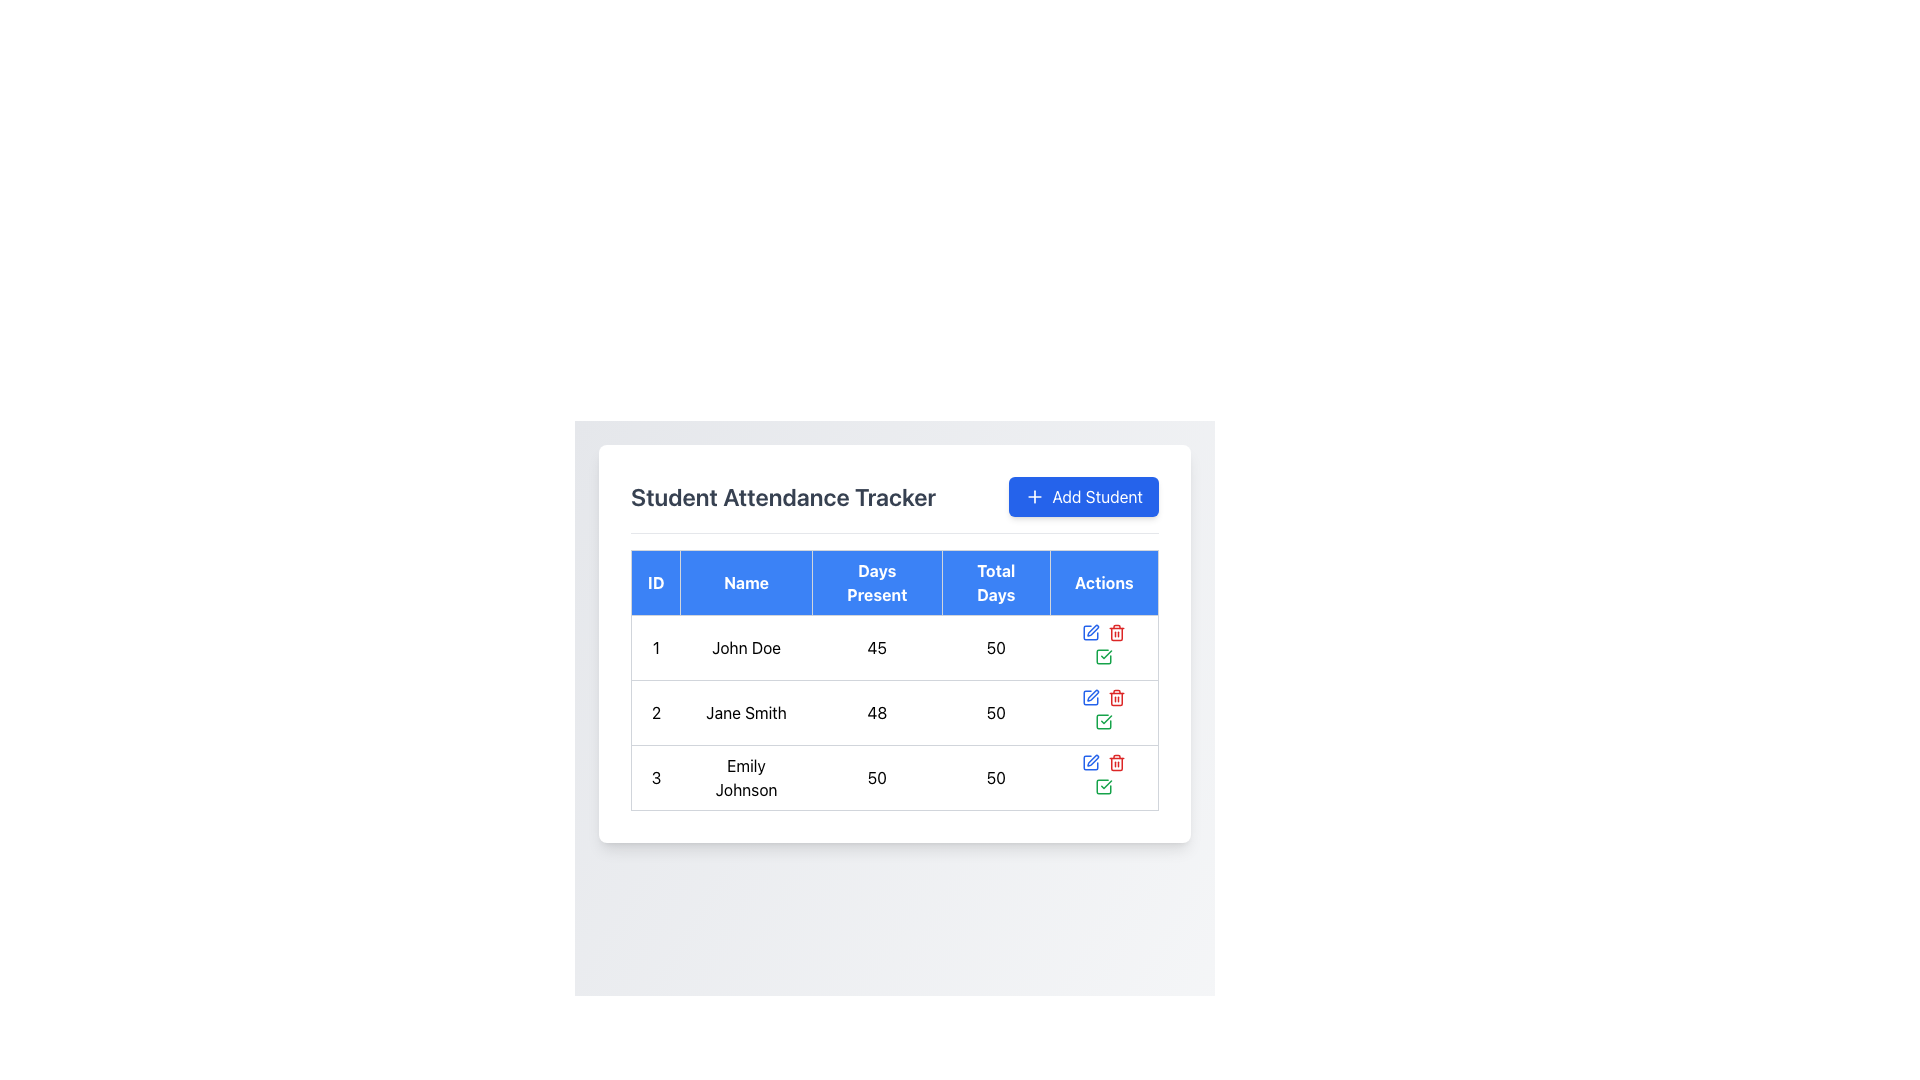 This screenshot has width=1920, height=1080. I want to click on the green checkmark icon button in the 'Actions' column of the 'Student Attendance Tracker' table, so click(1103, 777).